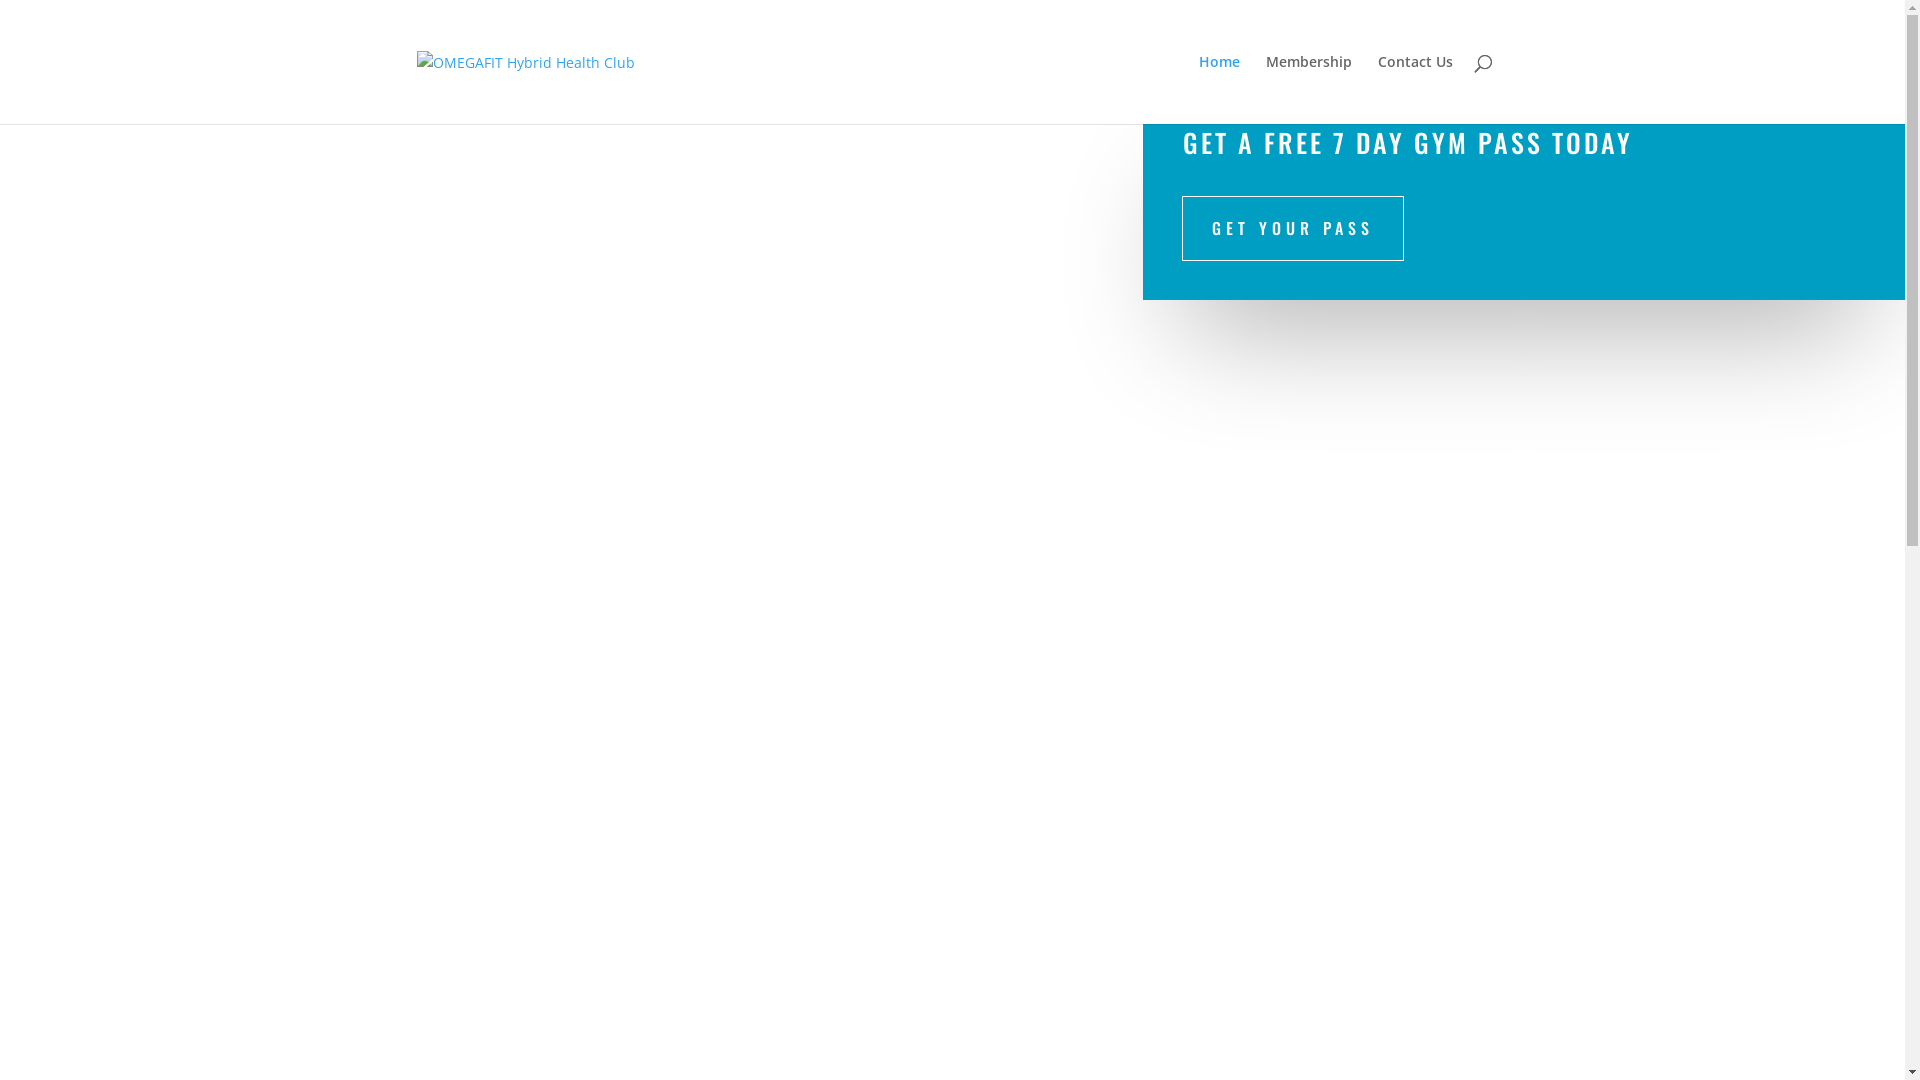 This screenshot has width=1920, height=1080. What do you see at coordinates (1414, 88) in the screenshot?
I see `'Contact Us'` at bounding box center [1414, 88].